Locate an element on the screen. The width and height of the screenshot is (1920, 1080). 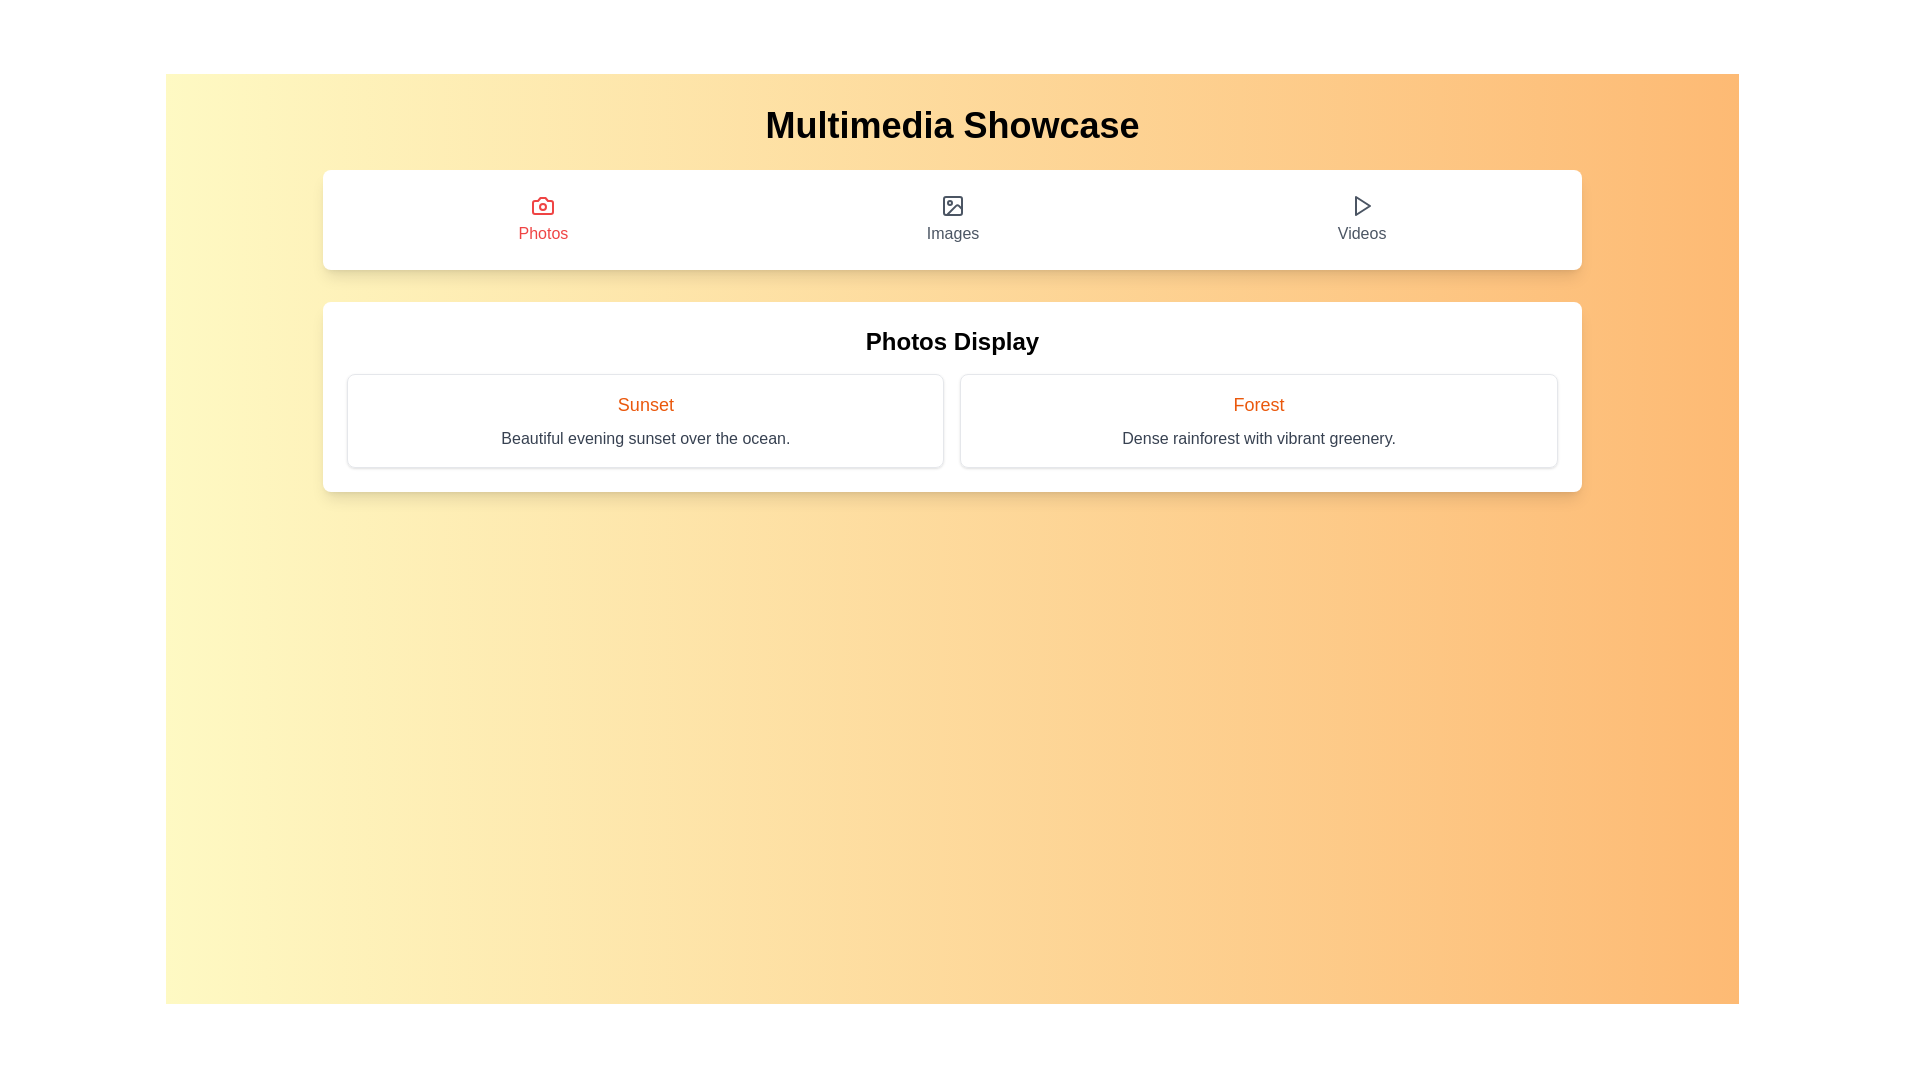
the 'Videos' text label within the navigation button located on the far right of the top navigation bar, which indicates the section for video-related content is located at coordinates (1361, 233).